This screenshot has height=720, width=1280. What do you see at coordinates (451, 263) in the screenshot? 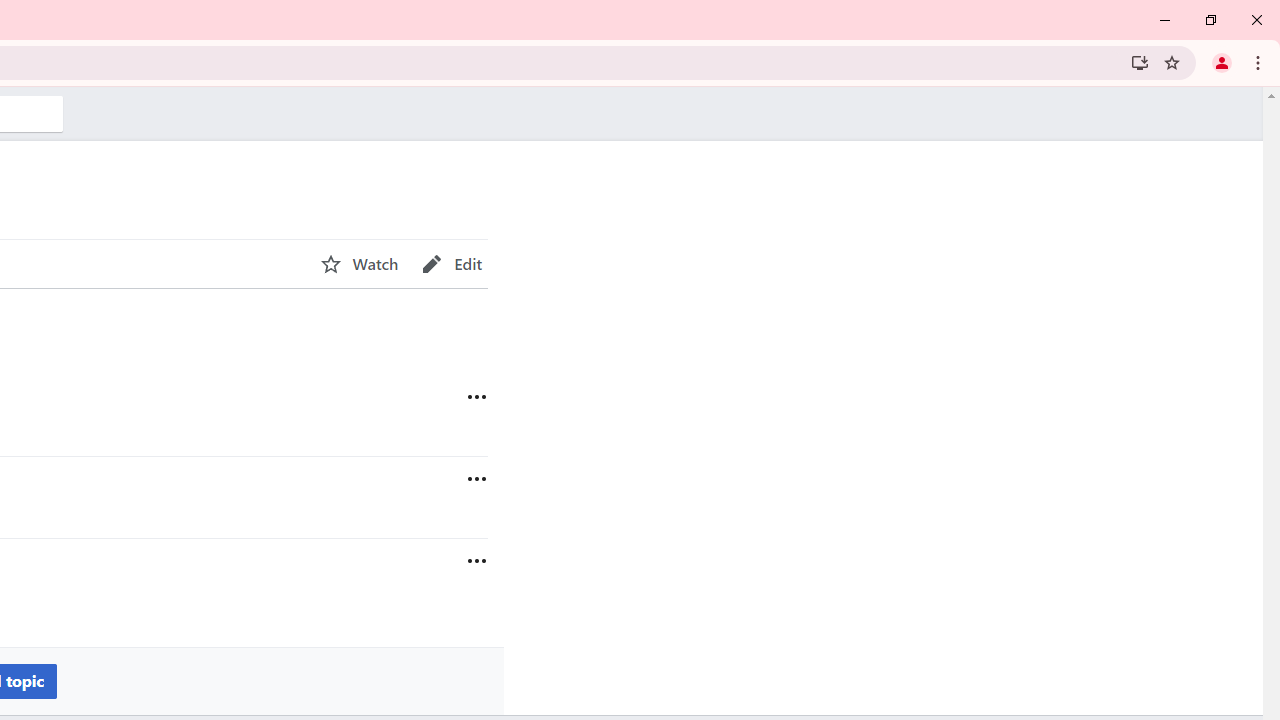
I see `'Edit'` at bounding box center [451, 263].